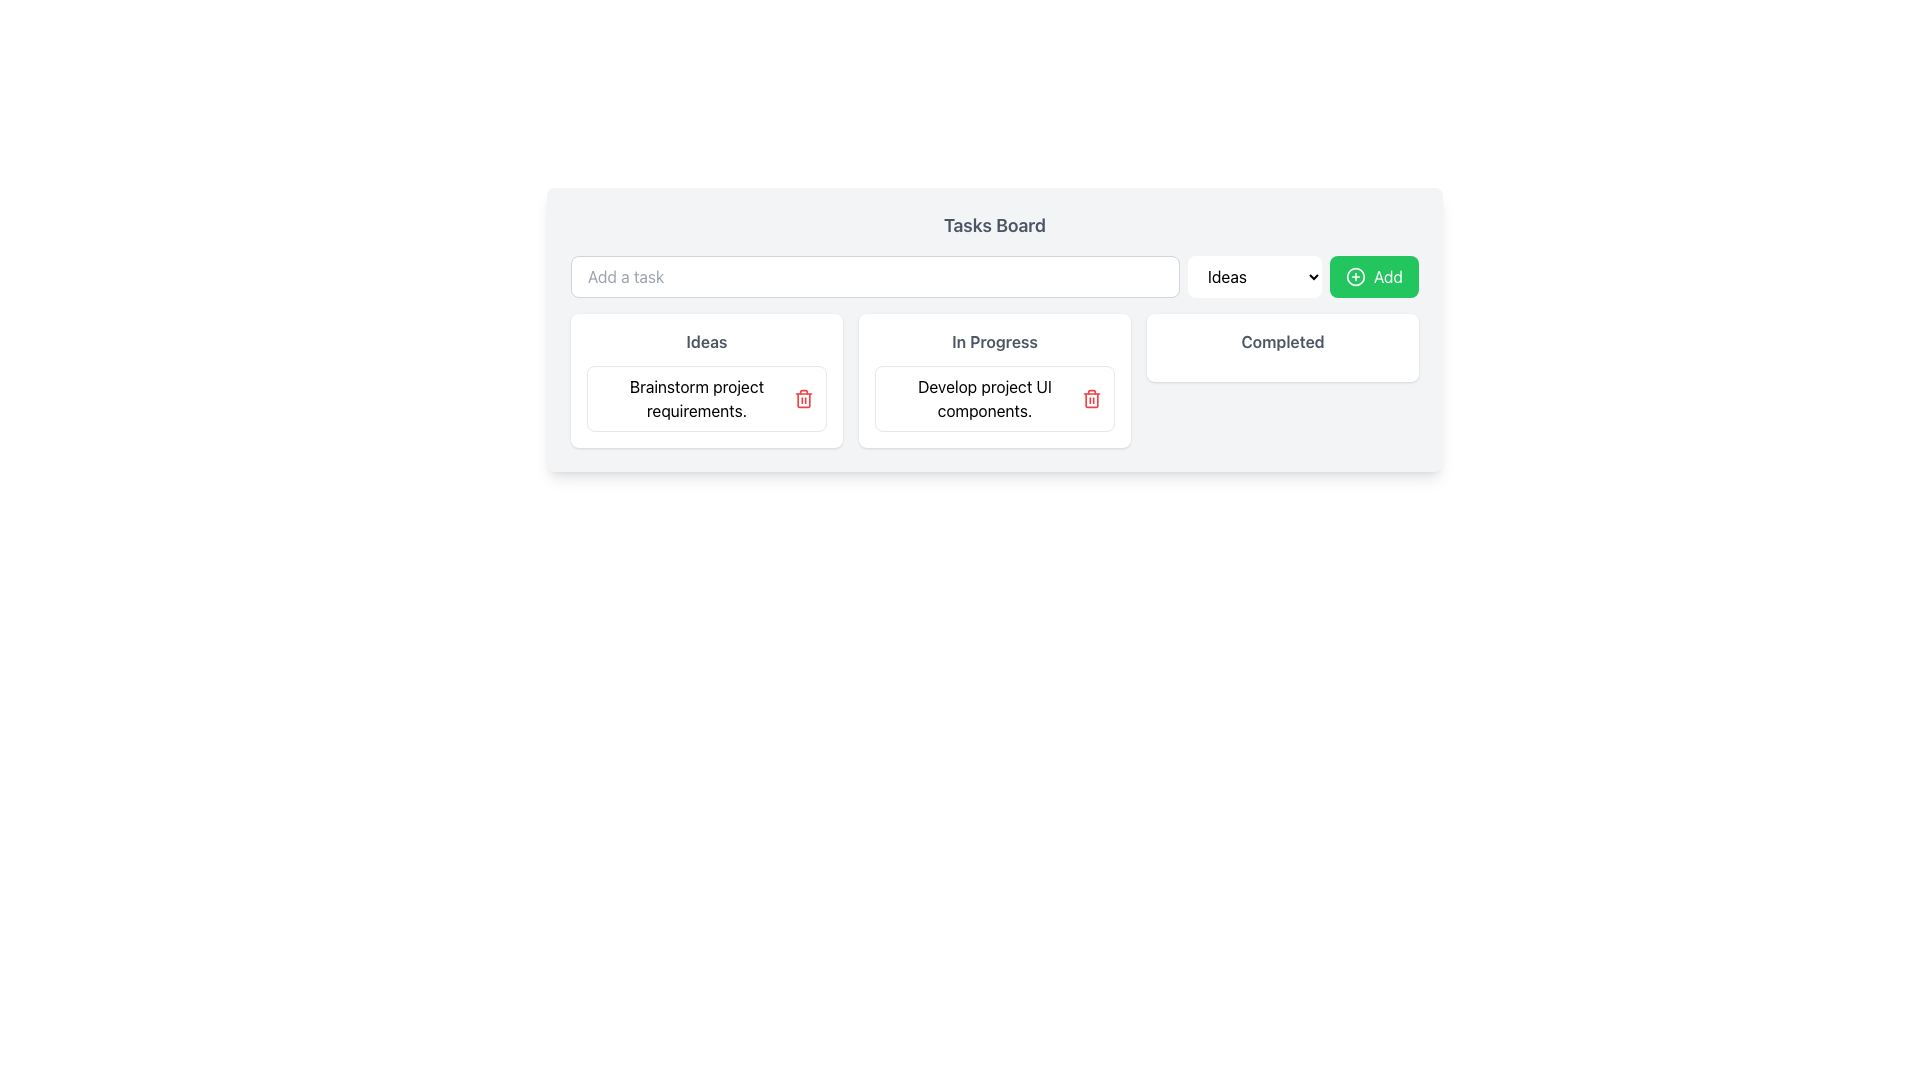 Image resolution: width=1920 pixels, height=1080 pixels. I want to click on the text label displaying 'Develop project UI components.' to focus on it, so click(984, 398).